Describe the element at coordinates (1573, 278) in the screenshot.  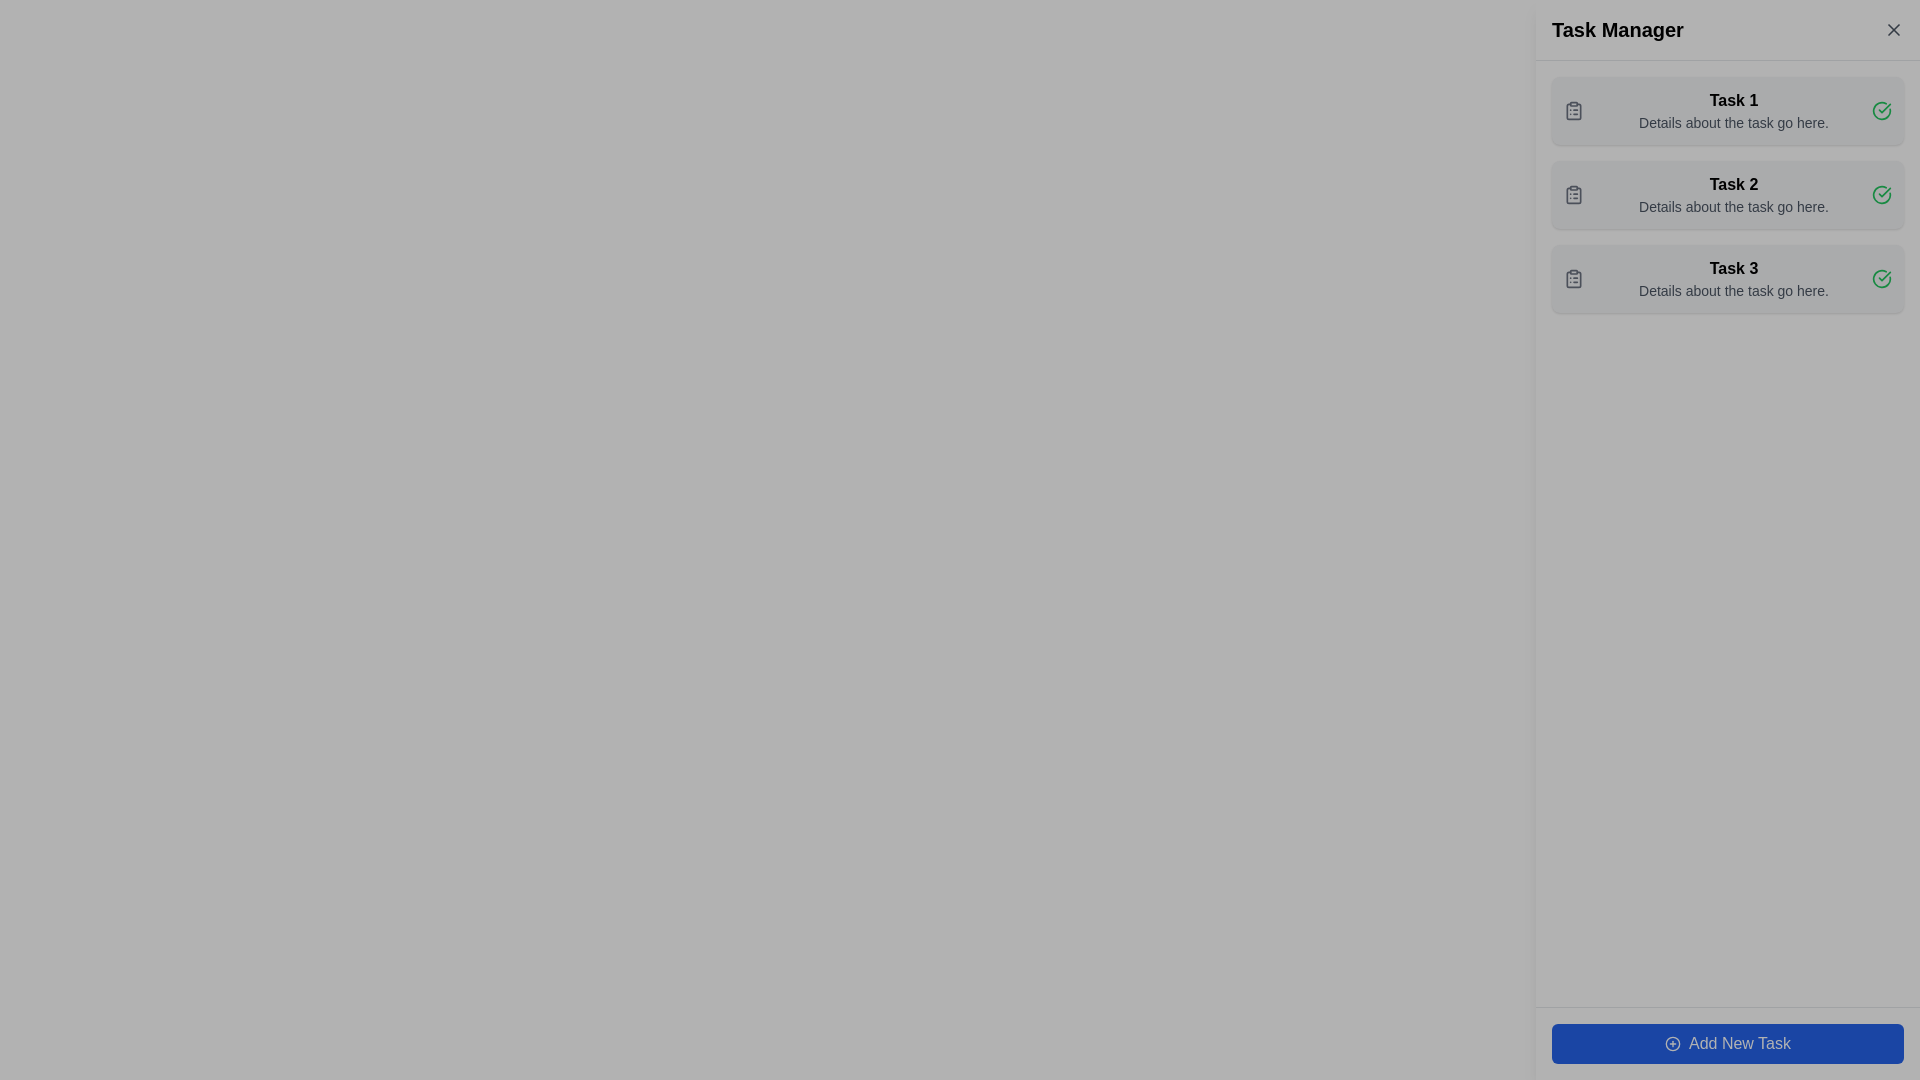
I see `the clipboard icon located beside the text 'Task 3', which is designed in a minimalistic style with gray strokes` at that location.